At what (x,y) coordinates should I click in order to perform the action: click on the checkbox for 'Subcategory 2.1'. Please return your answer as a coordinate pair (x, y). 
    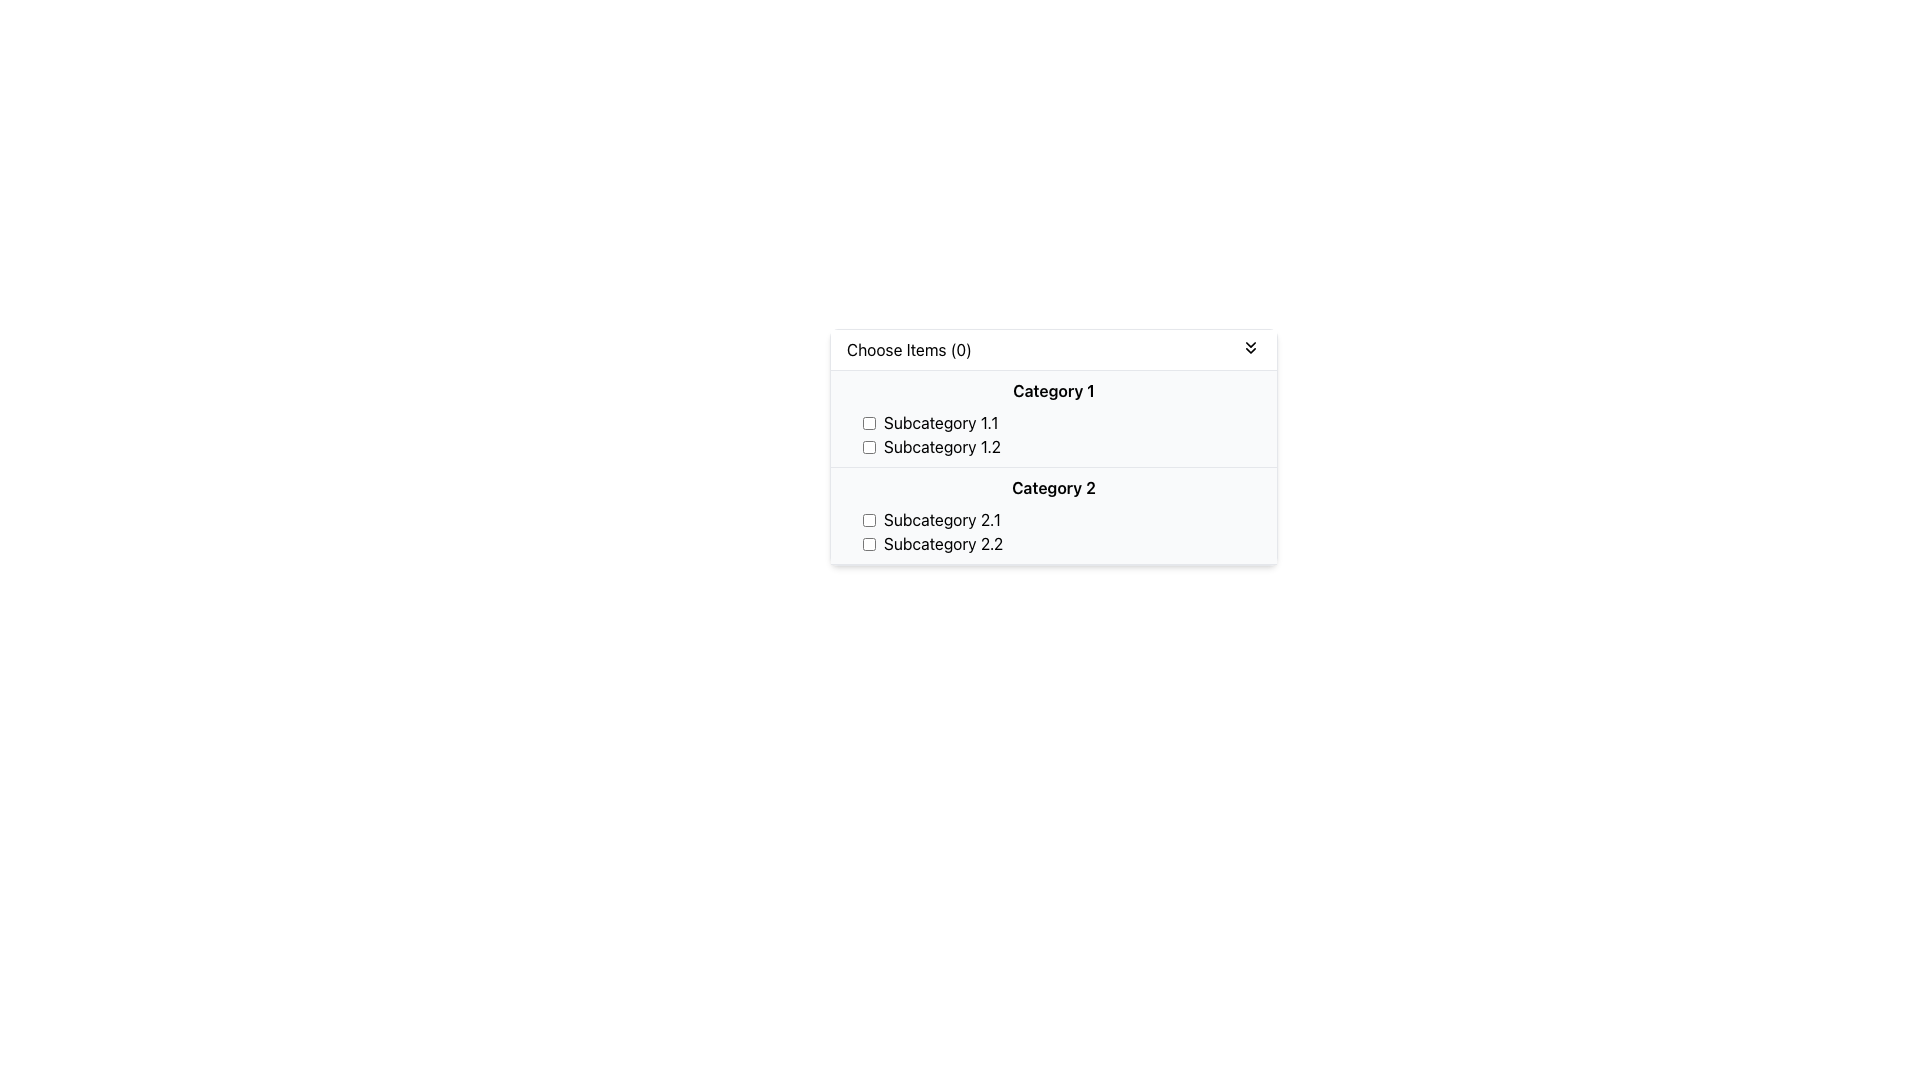
    Looking at the image, I should click on (869, 519).